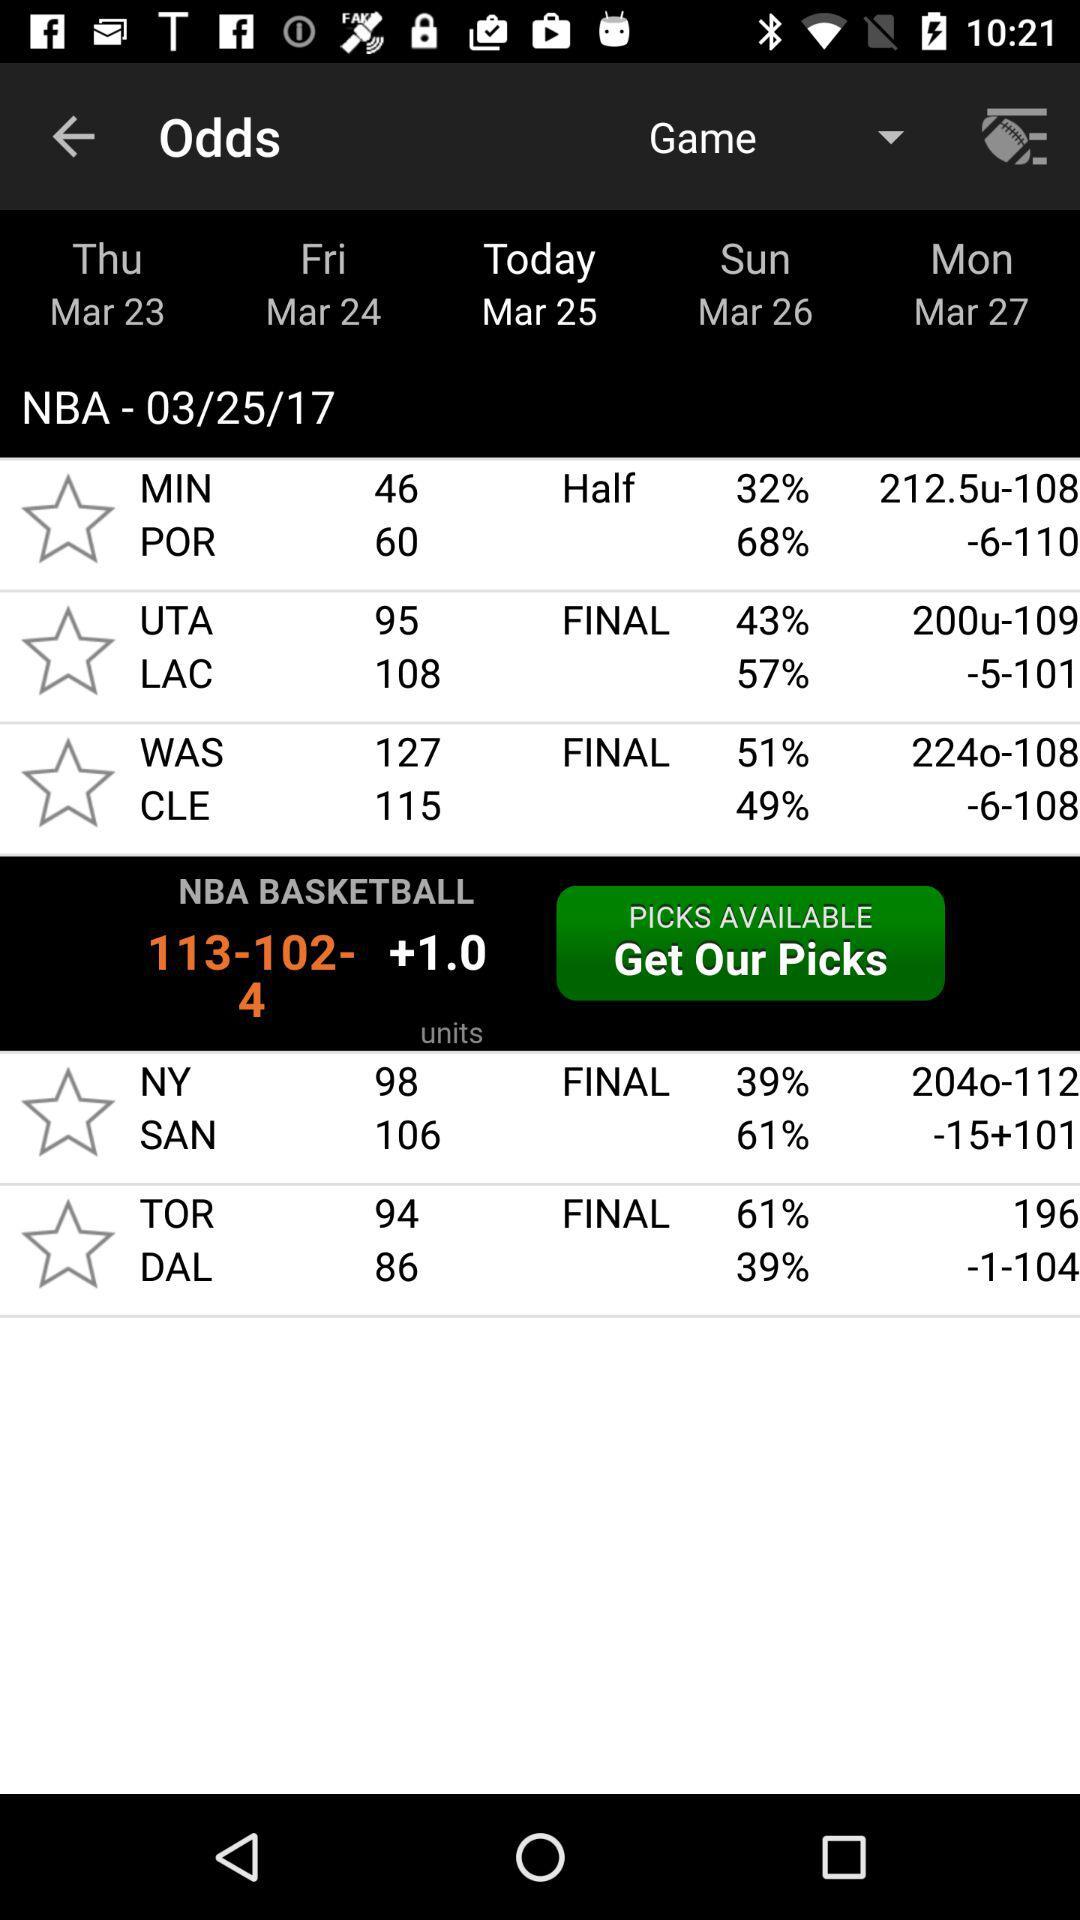 Image resolution: width=1080 pixels, height=1920 pixels. What do you see at coordinates (67, 1242) in the screenshot?
I see `bookmark game` at bounding box center [67, 1242].